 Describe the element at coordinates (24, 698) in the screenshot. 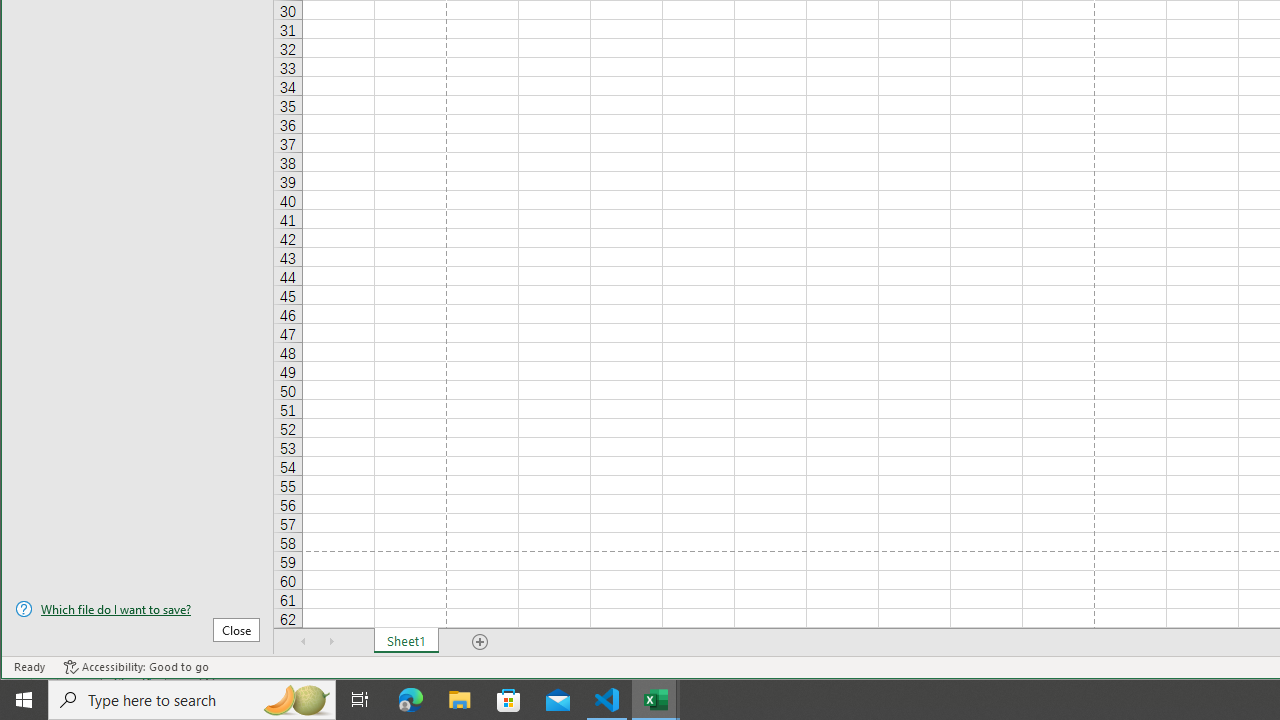

I see `'Start'` at that location.